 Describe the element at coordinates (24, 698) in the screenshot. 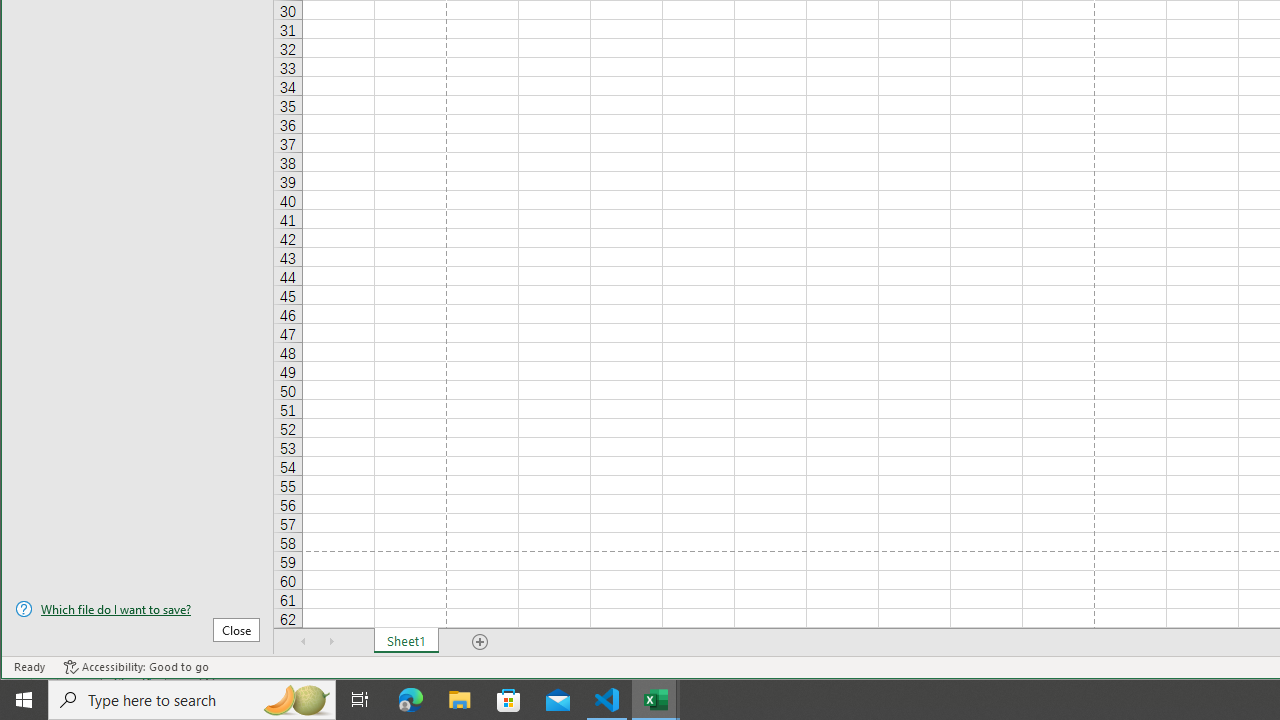

I see `'Start'` at that location.